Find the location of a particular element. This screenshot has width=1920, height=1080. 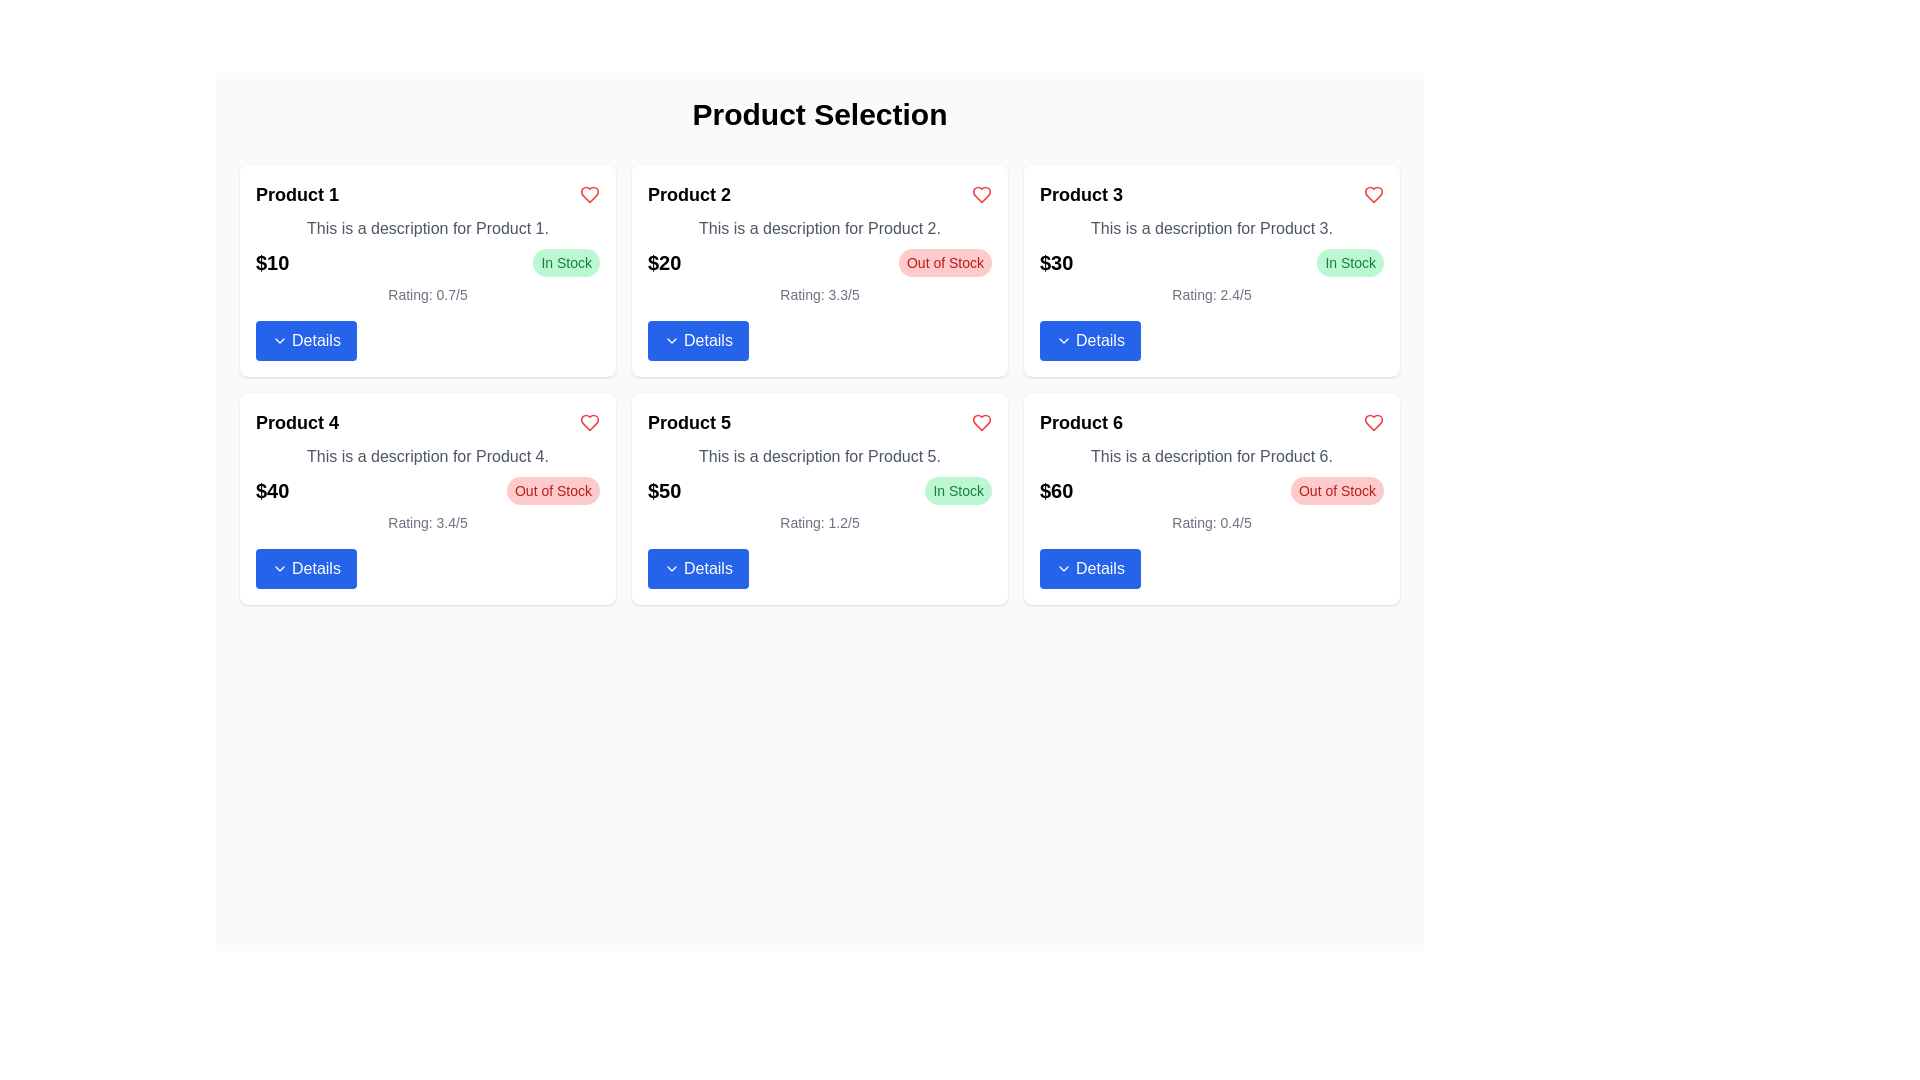

text from the Text Label that displays the title of the product in the second product card, positioned between 'Product 1' and 'Product 3' is located at coordinates (689, 195).